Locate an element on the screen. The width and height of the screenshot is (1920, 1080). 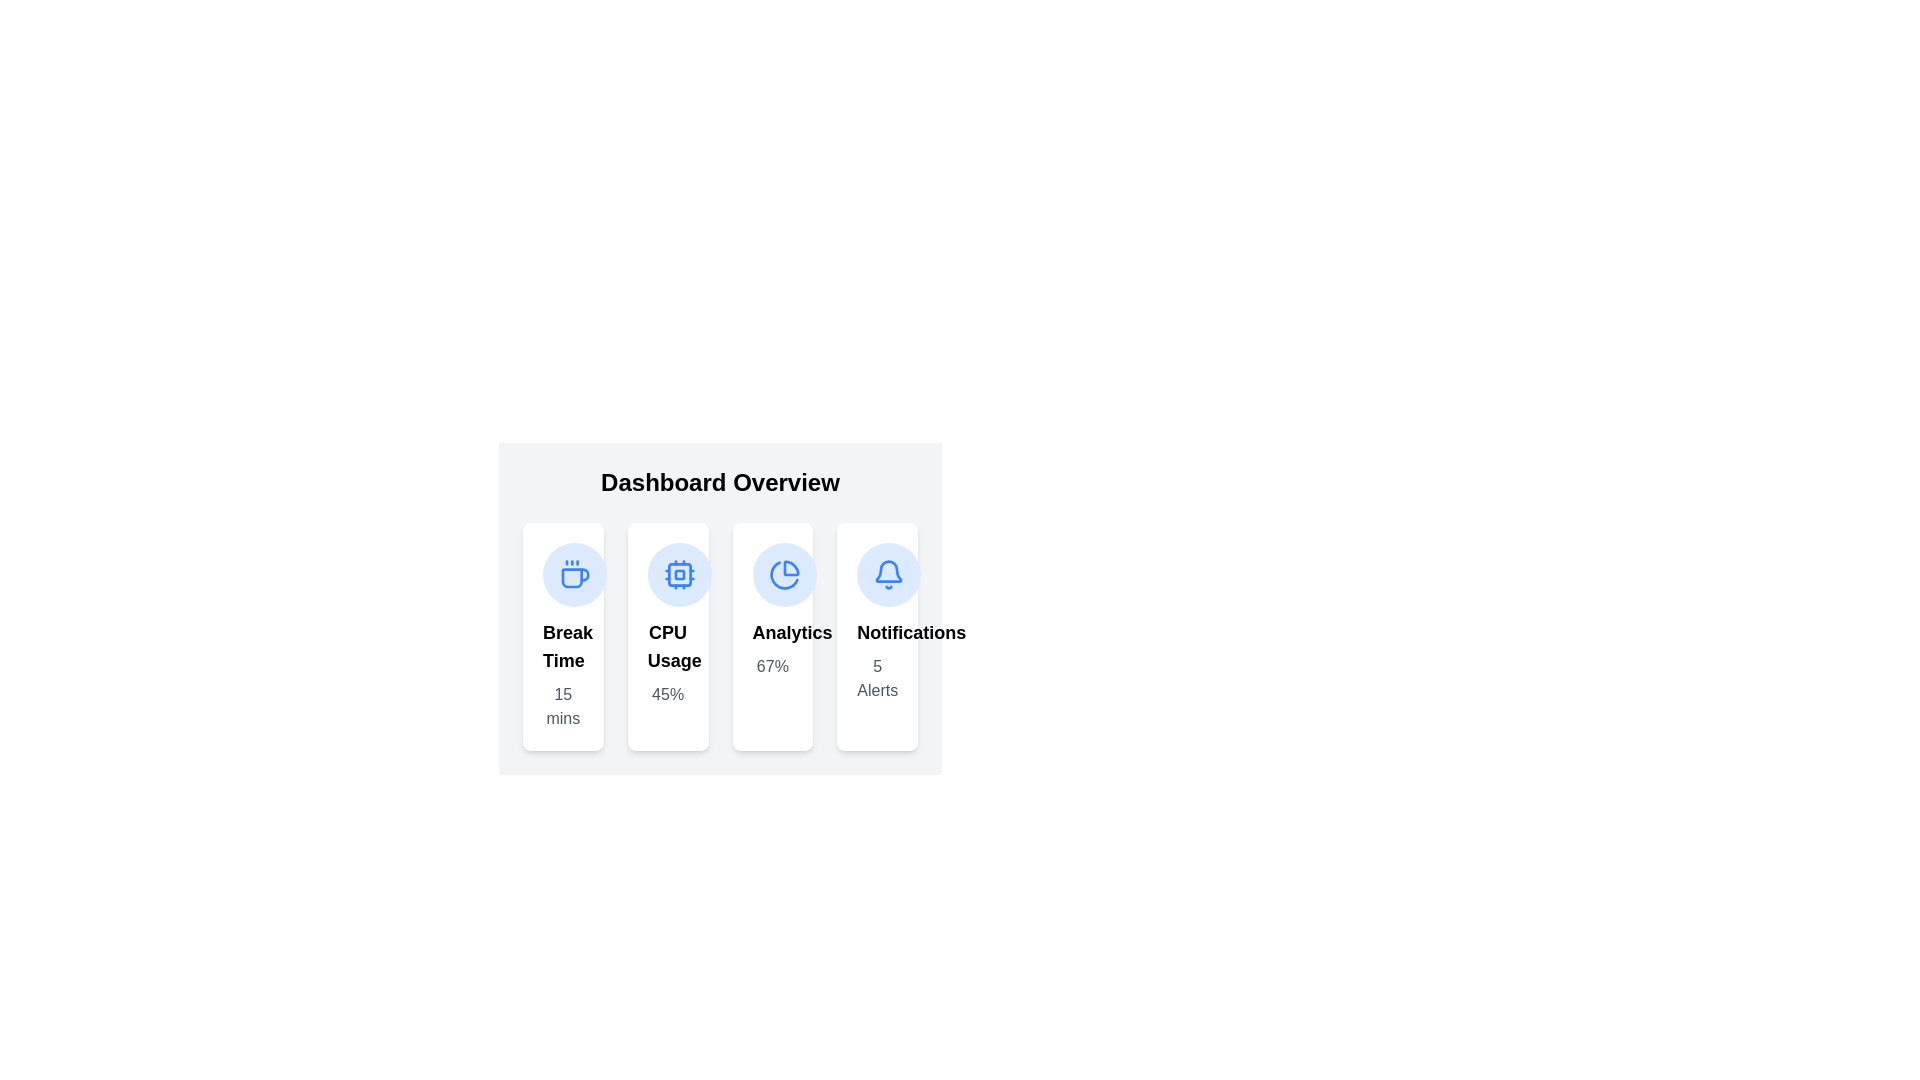
the decorative coffee break icon located in the first card under the 'Dashboard Overview' header, labeled 'Break Time' is located at coordinates (574, 574).